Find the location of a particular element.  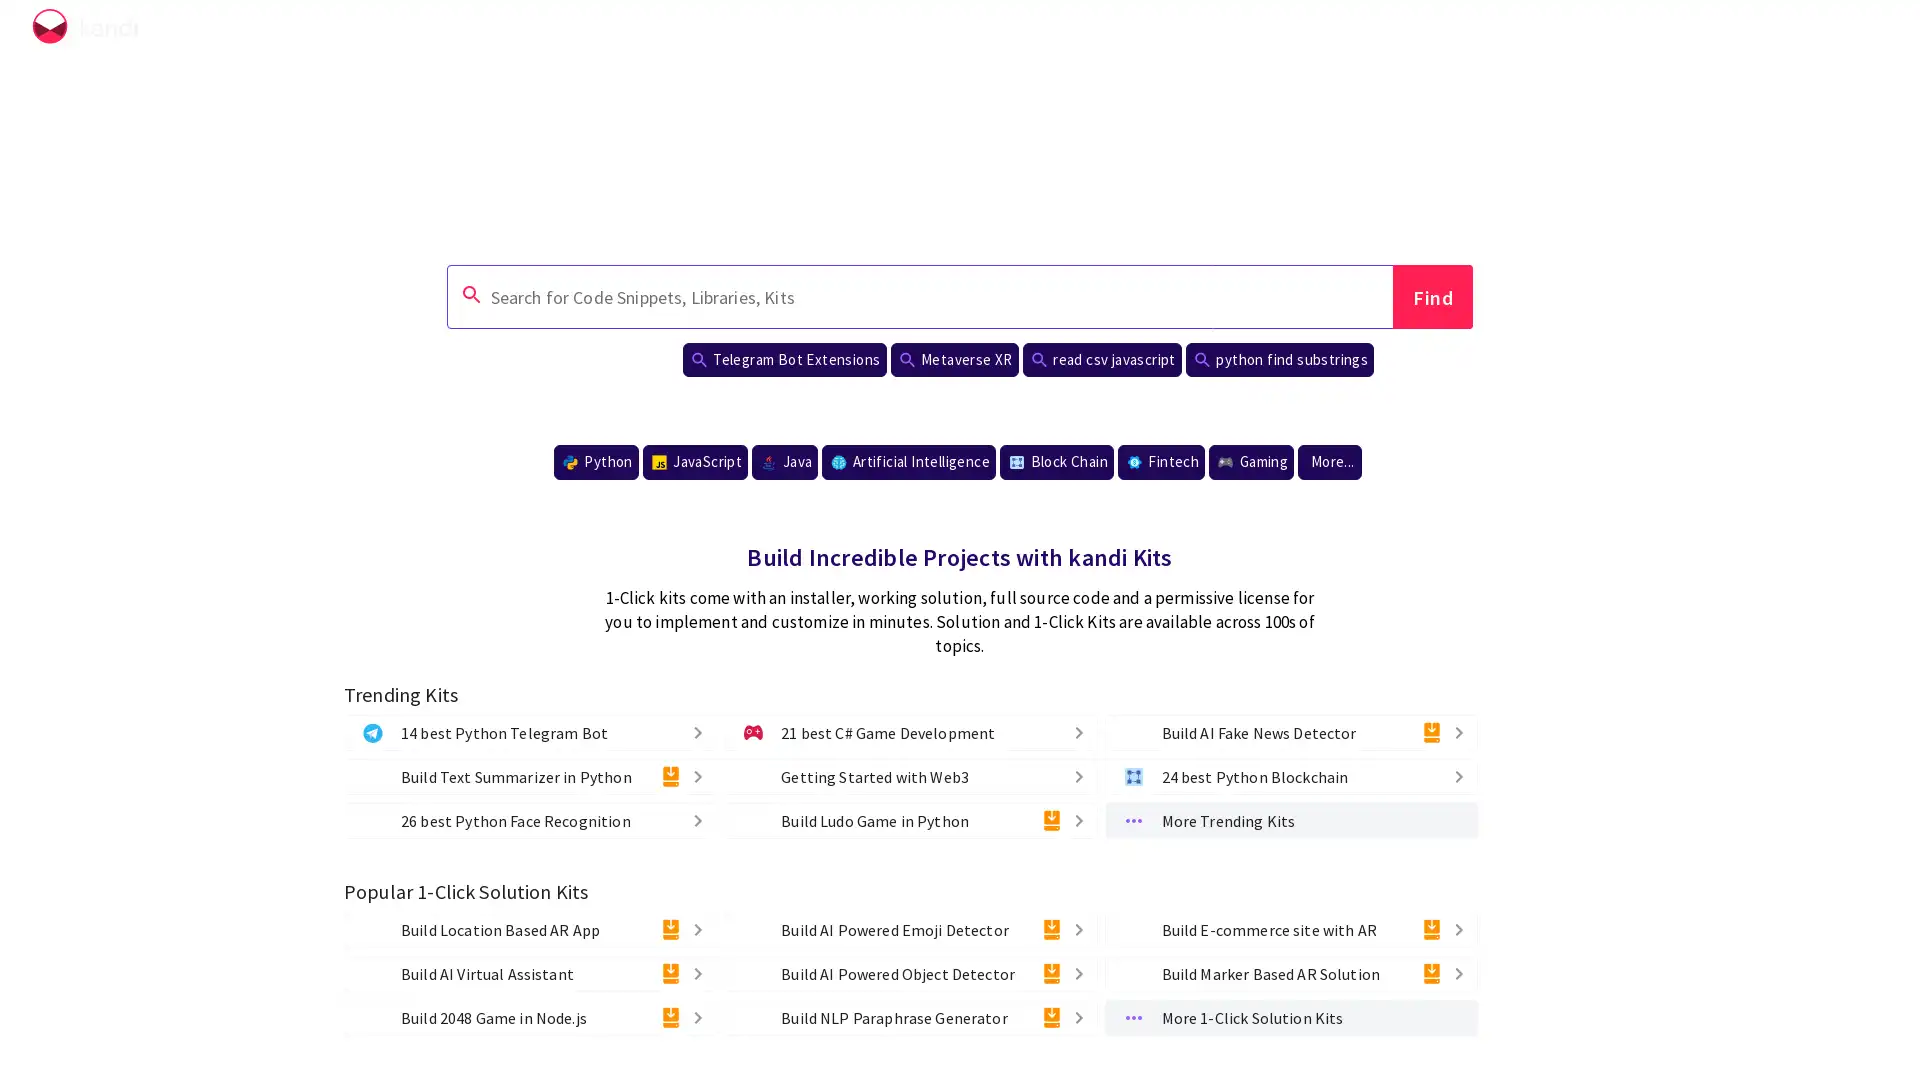

delete is located at coordinates (1050, 820).